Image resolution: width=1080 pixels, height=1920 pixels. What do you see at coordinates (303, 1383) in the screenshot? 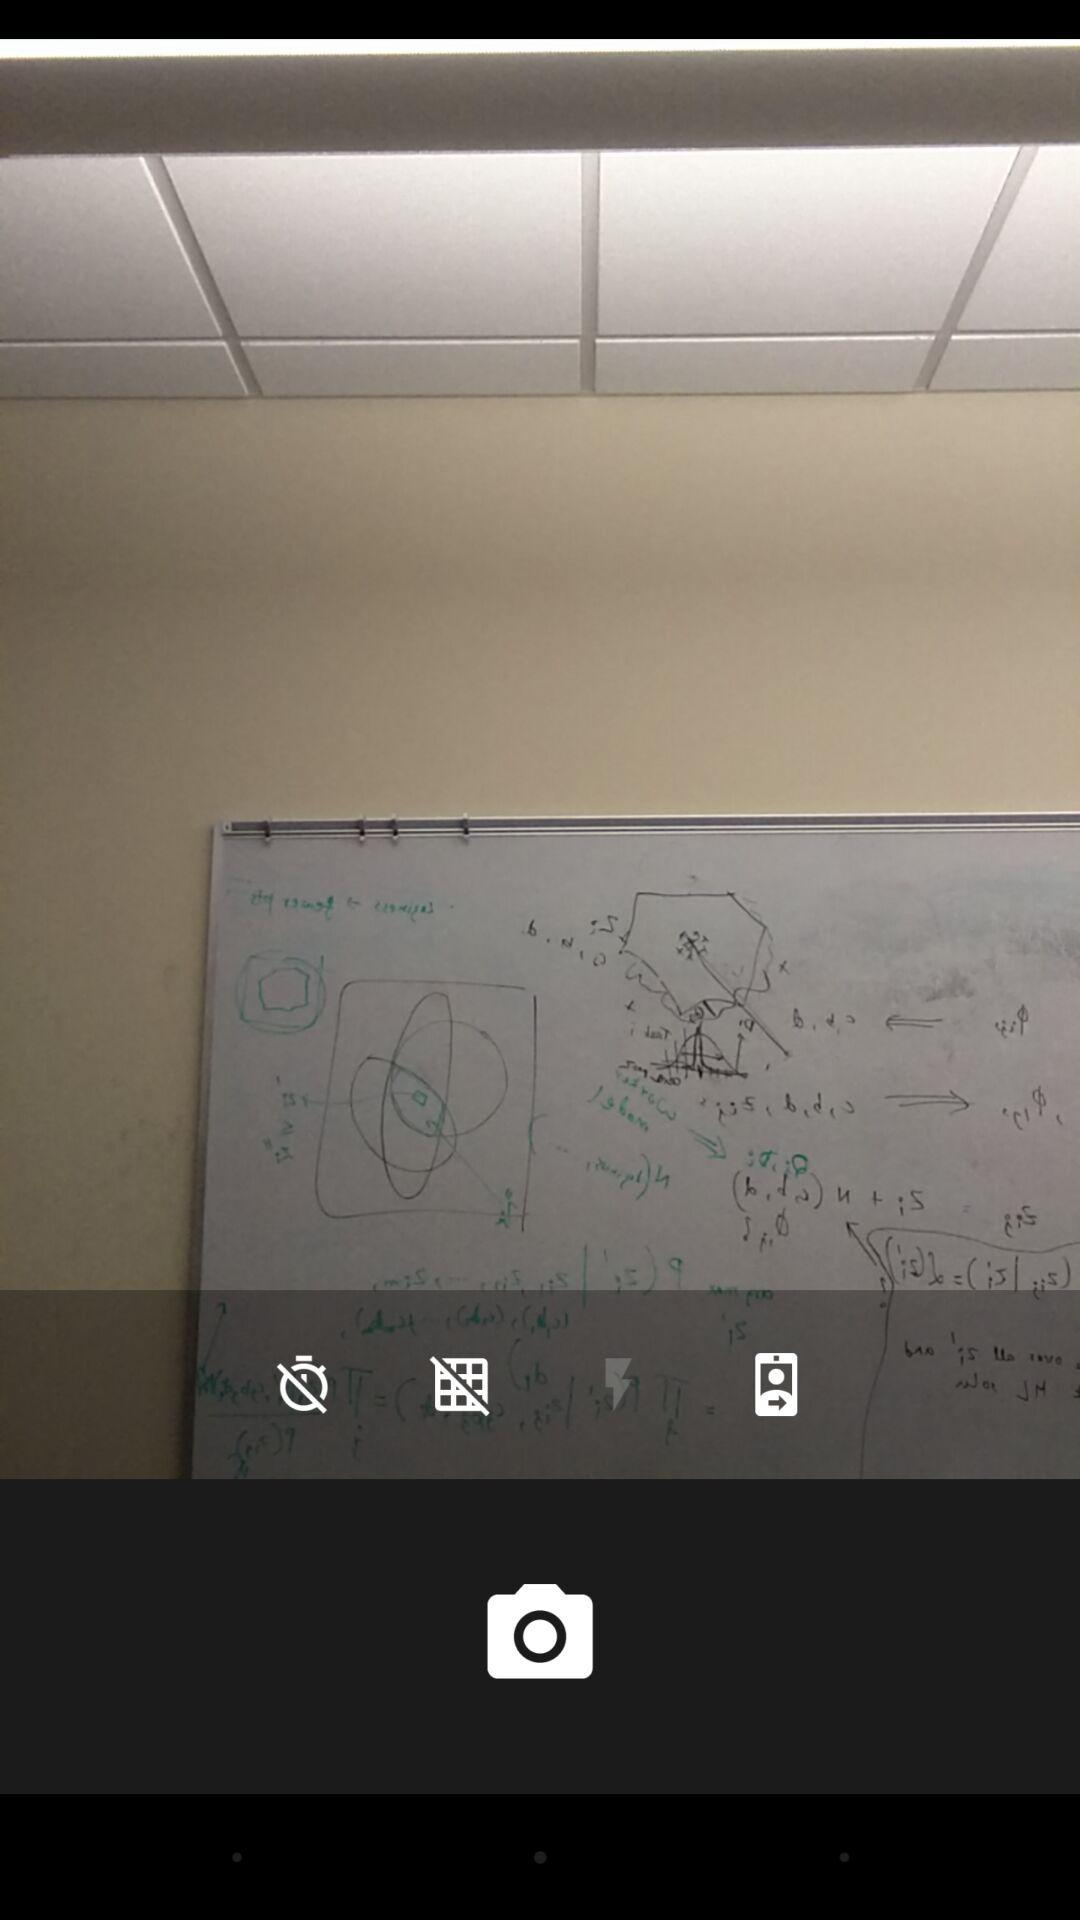
I see `the time icon` at bounding box center [303, 1383].